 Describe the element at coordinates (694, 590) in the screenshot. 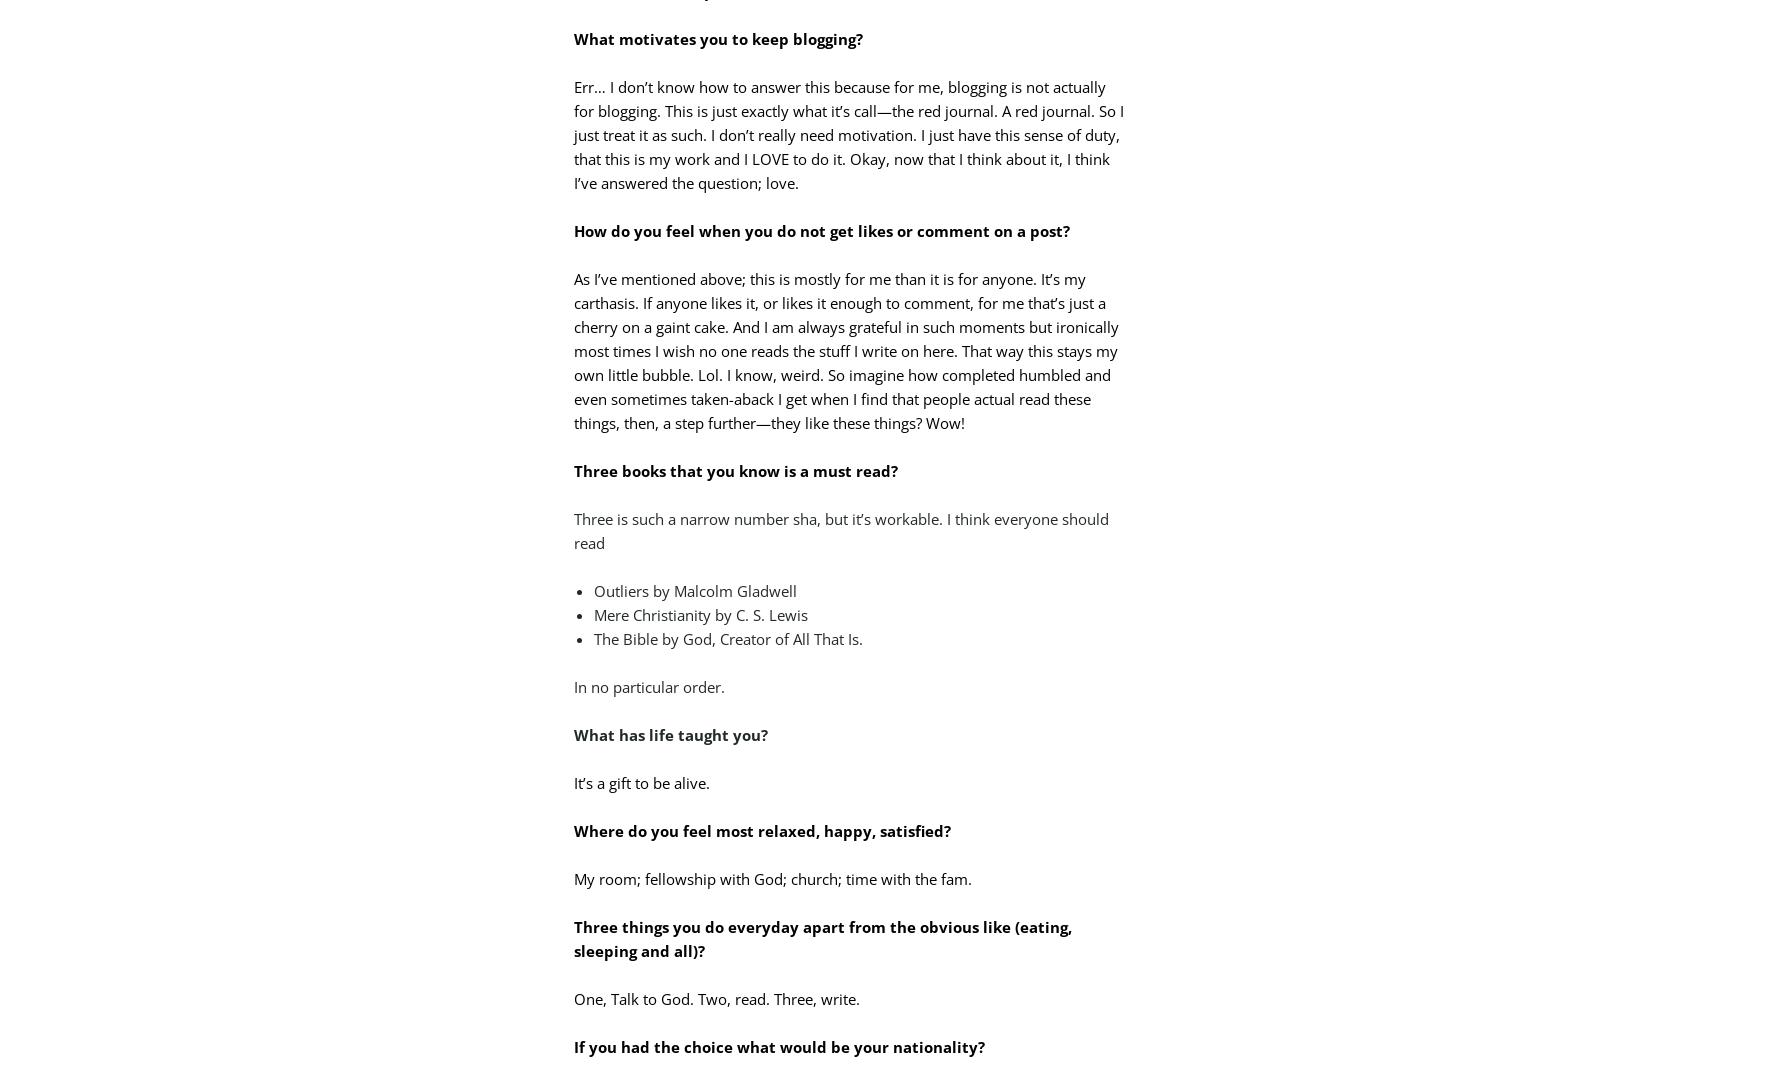

I see `'Outliers by Malcolm Gladwell'` at that location.